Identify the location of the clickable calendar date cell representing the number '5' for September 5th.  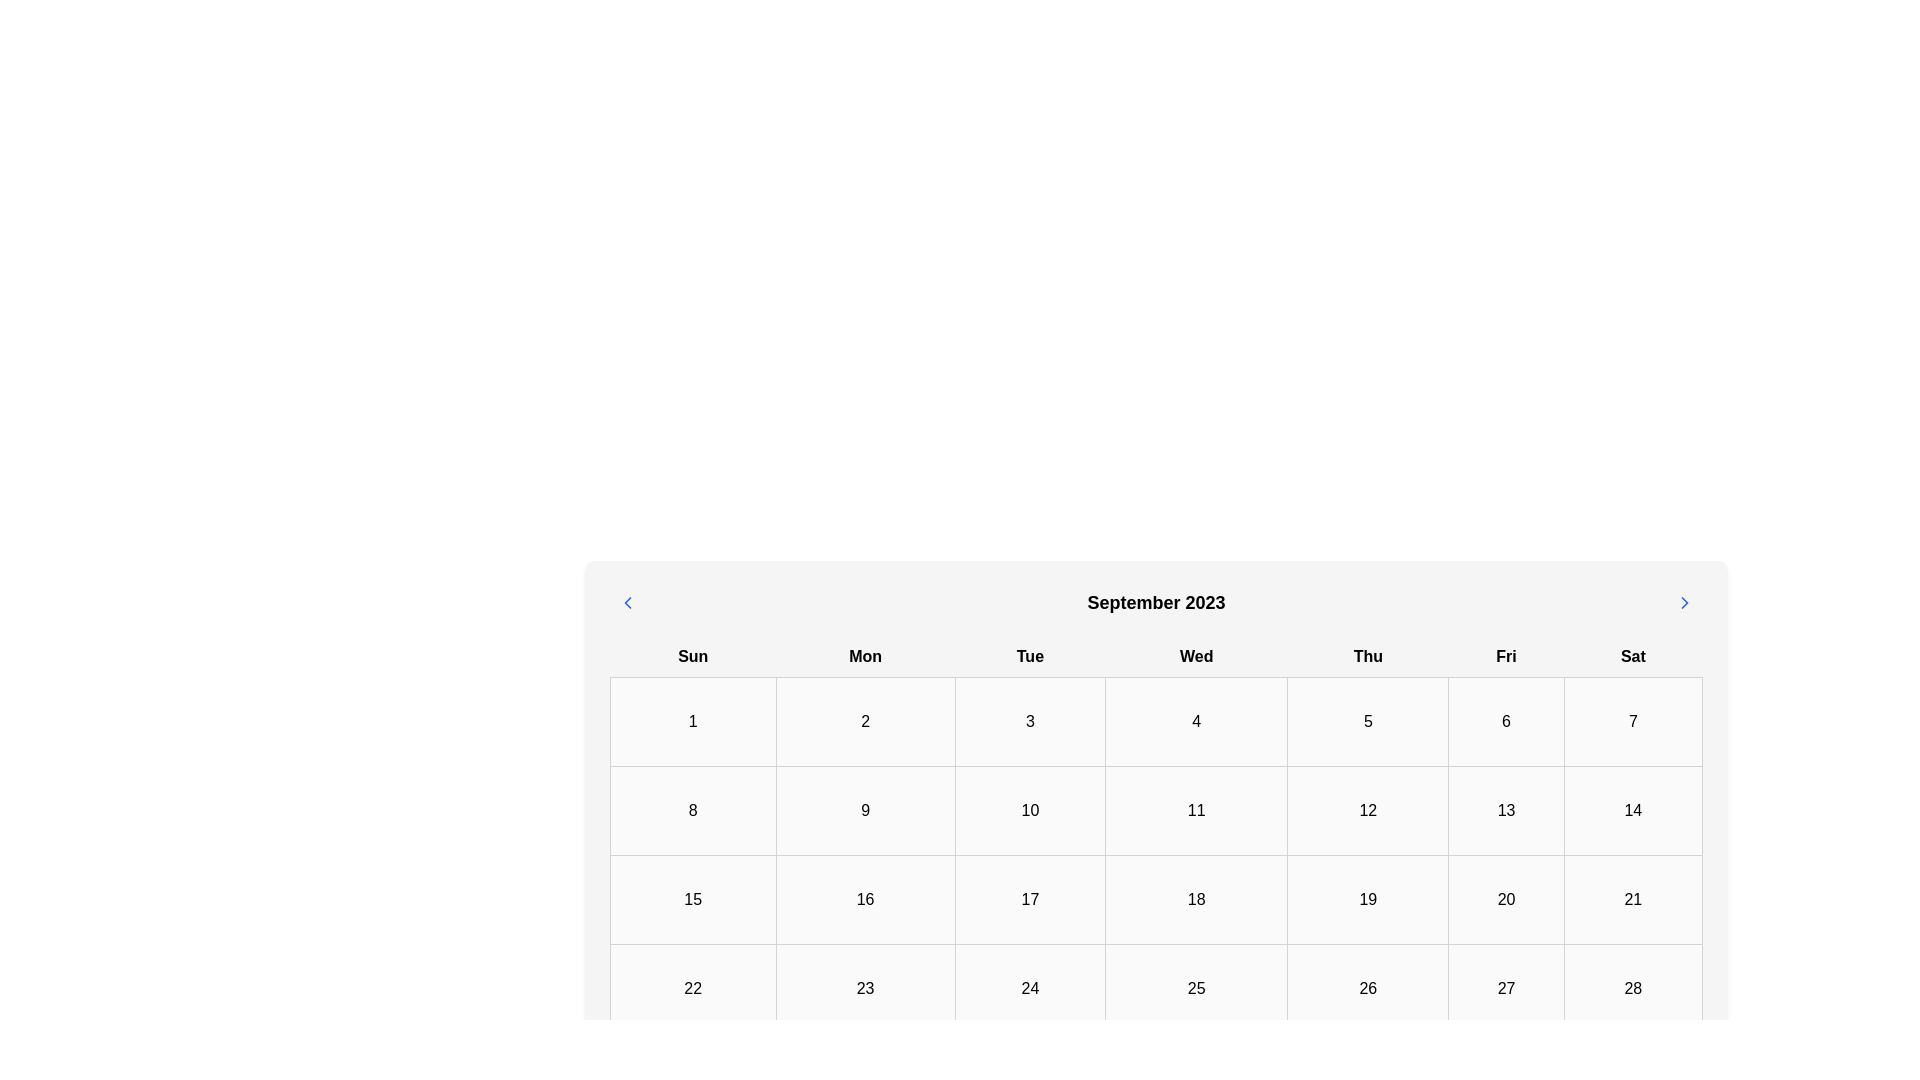
(1367, 721).